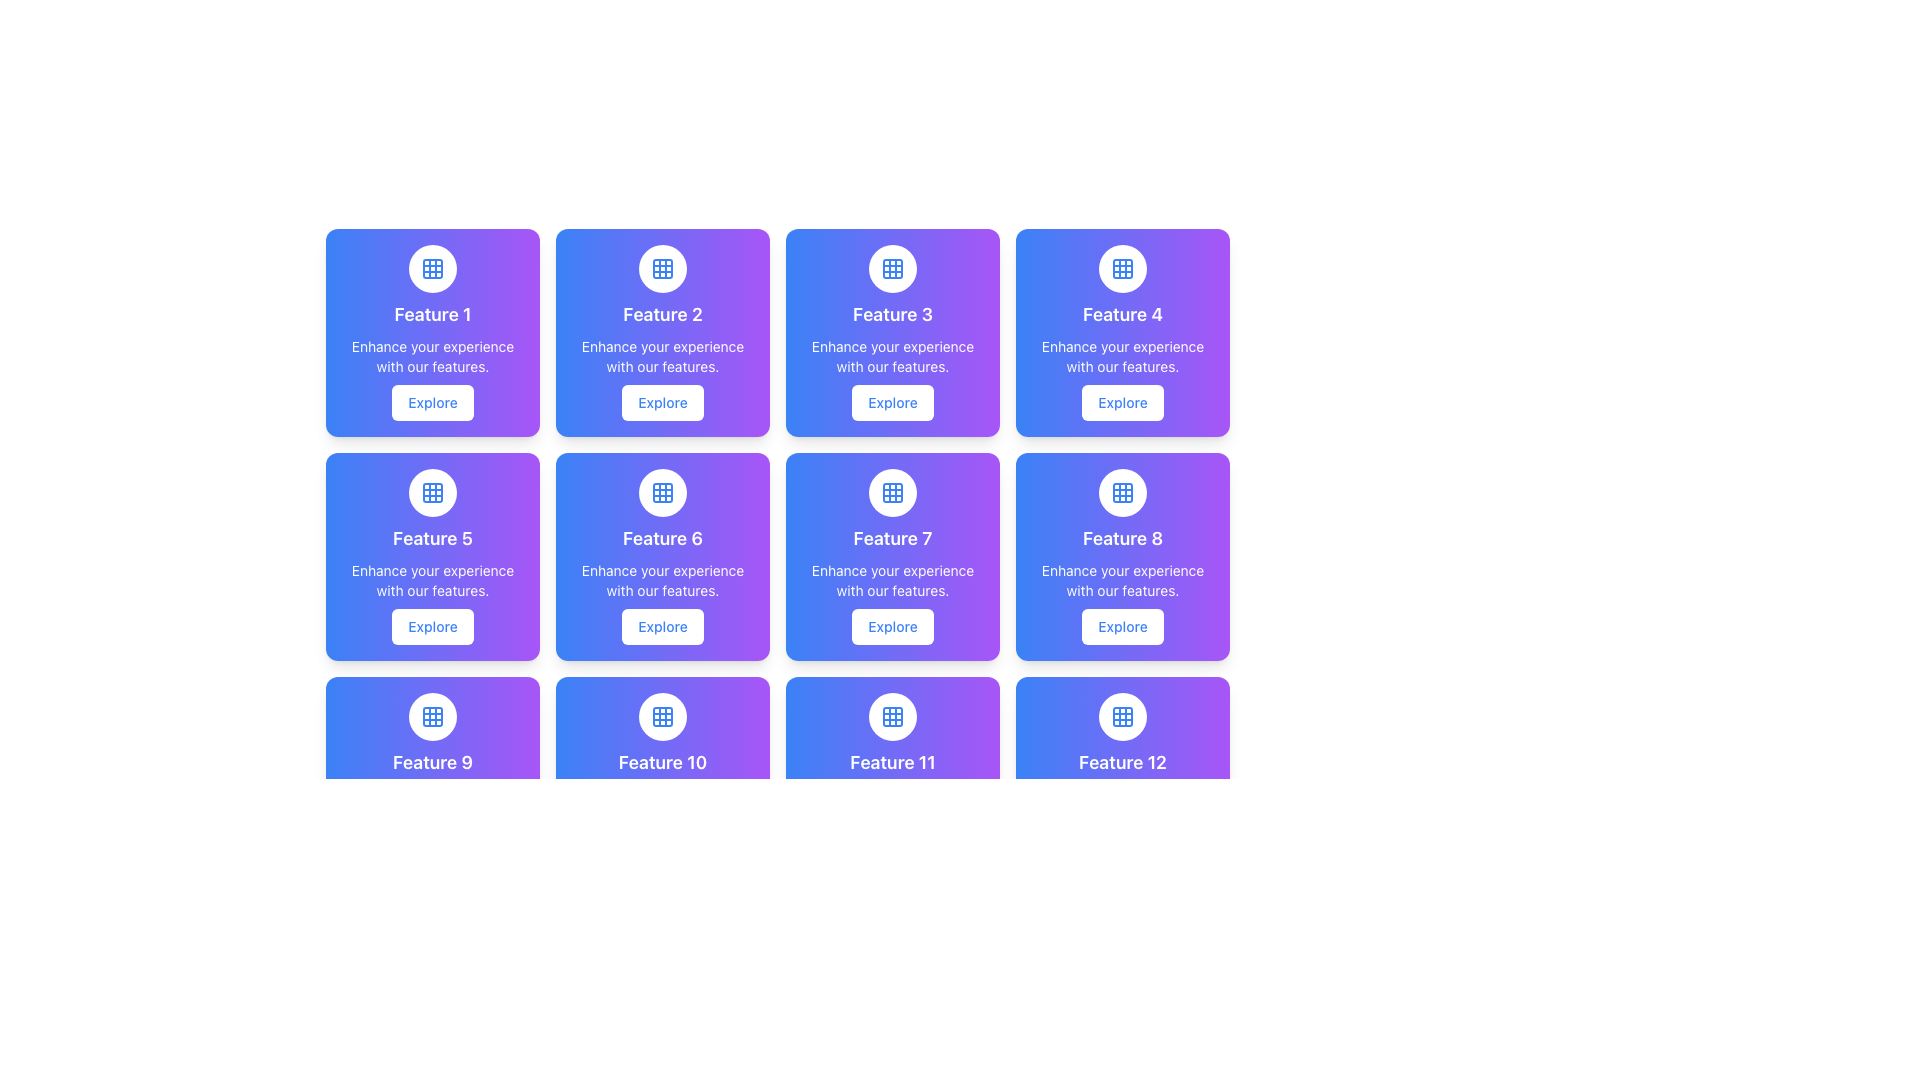 Image resolution: width=1920 pixels, height=1080 pixels. I want to click on the grid icon located in the second column of the first row of the feature layout, so click(662, 268).